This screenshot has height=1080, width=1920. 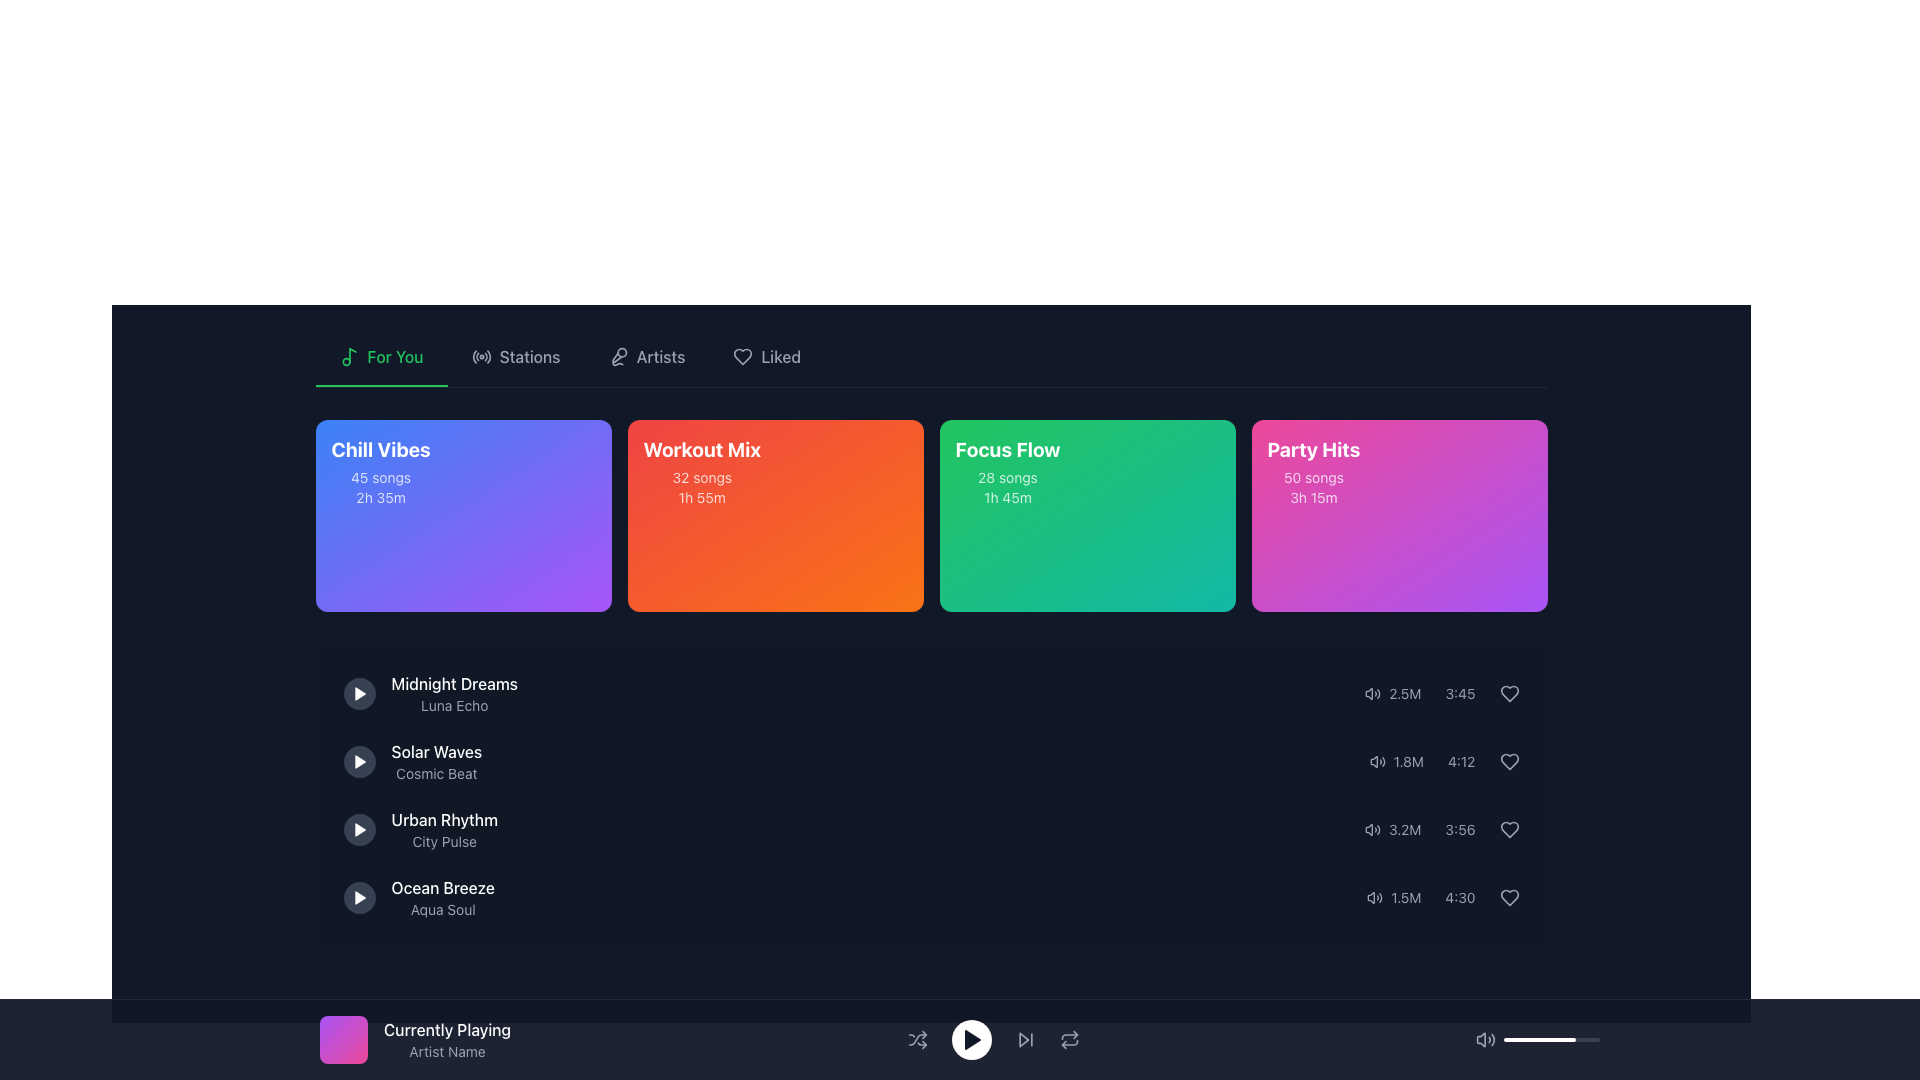 What do you see at coordinates (1314, 471) in the screenshot?
I see `the 'Party Hits' informational card located in the top-right section of the interface` at bounding box center [1314, 471].